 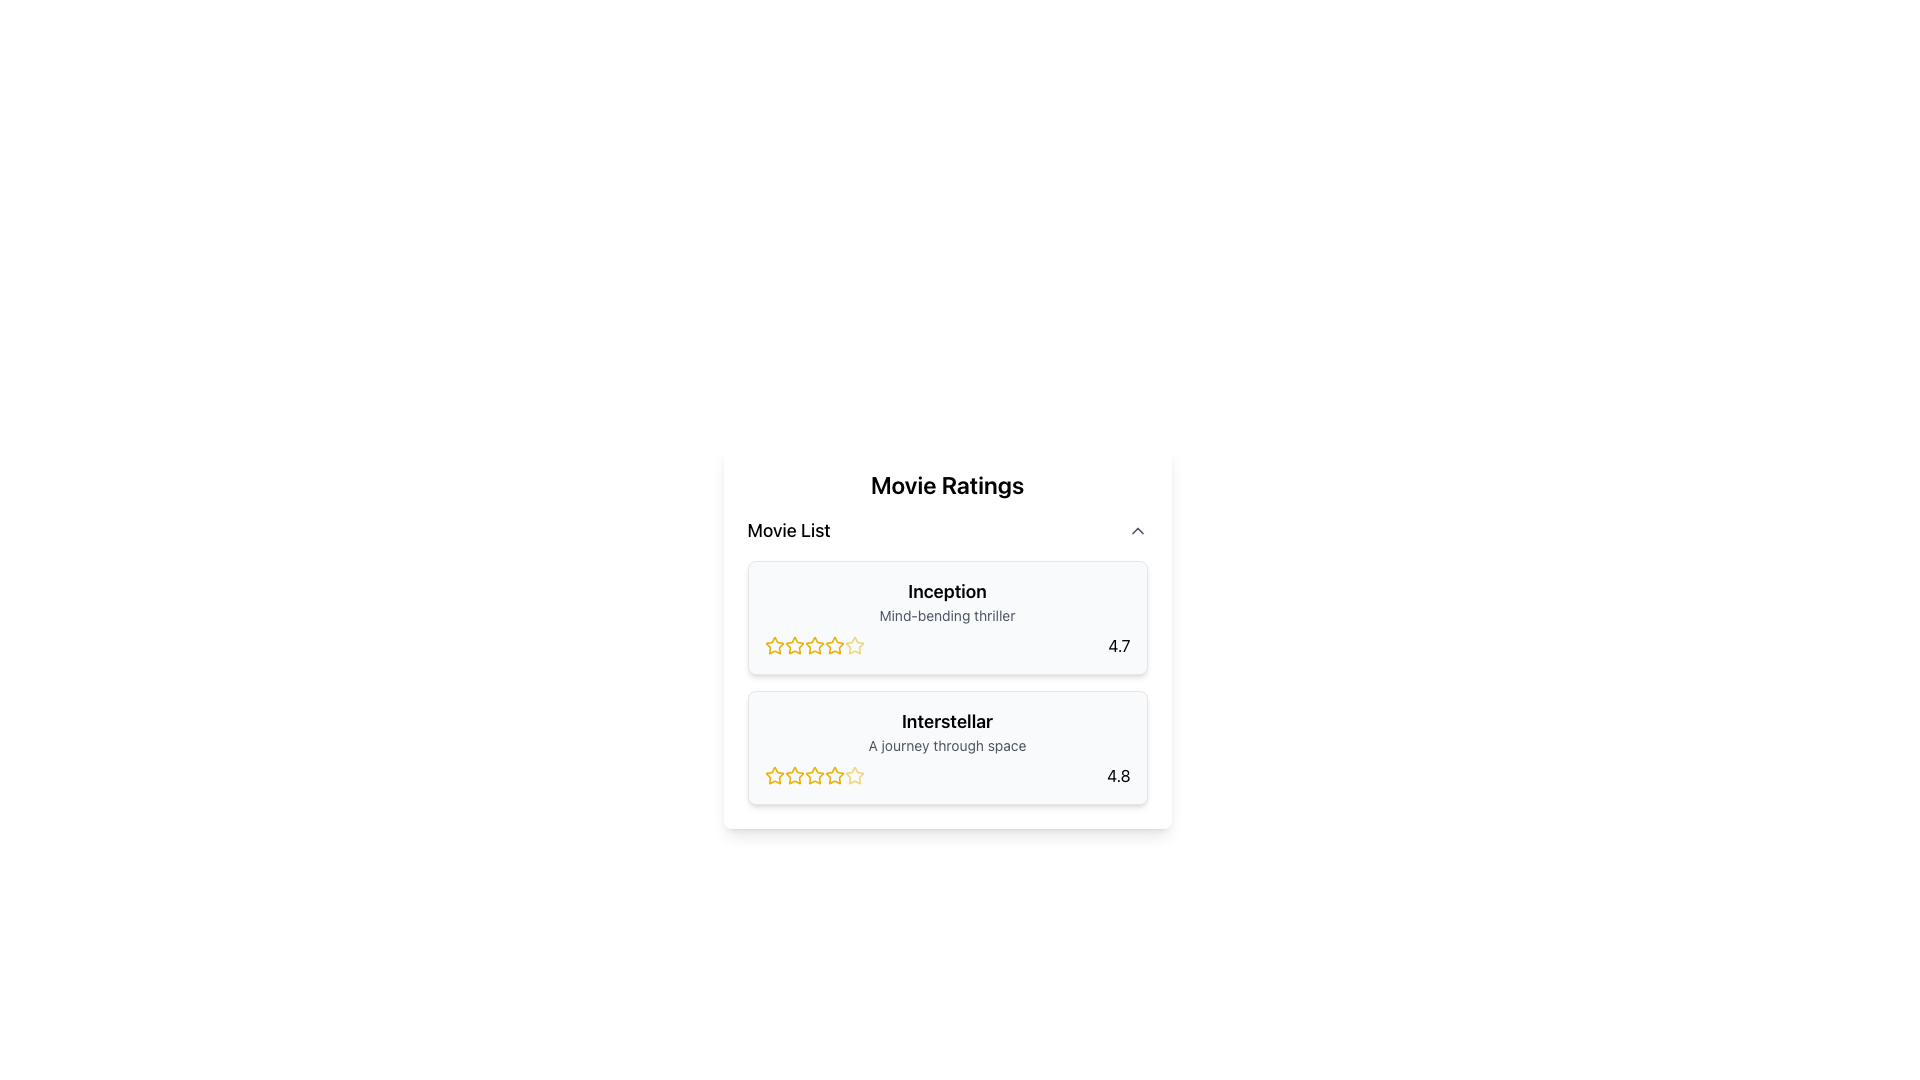 What do you see at coordinates (834, 645) in the screenshot?
I see `the third star in the rating system for the movie 'Inception', which is styled with a vibrant yellow stroke outline and is part of a horizontal alignment of five stars` at bounding box center [834, 645].